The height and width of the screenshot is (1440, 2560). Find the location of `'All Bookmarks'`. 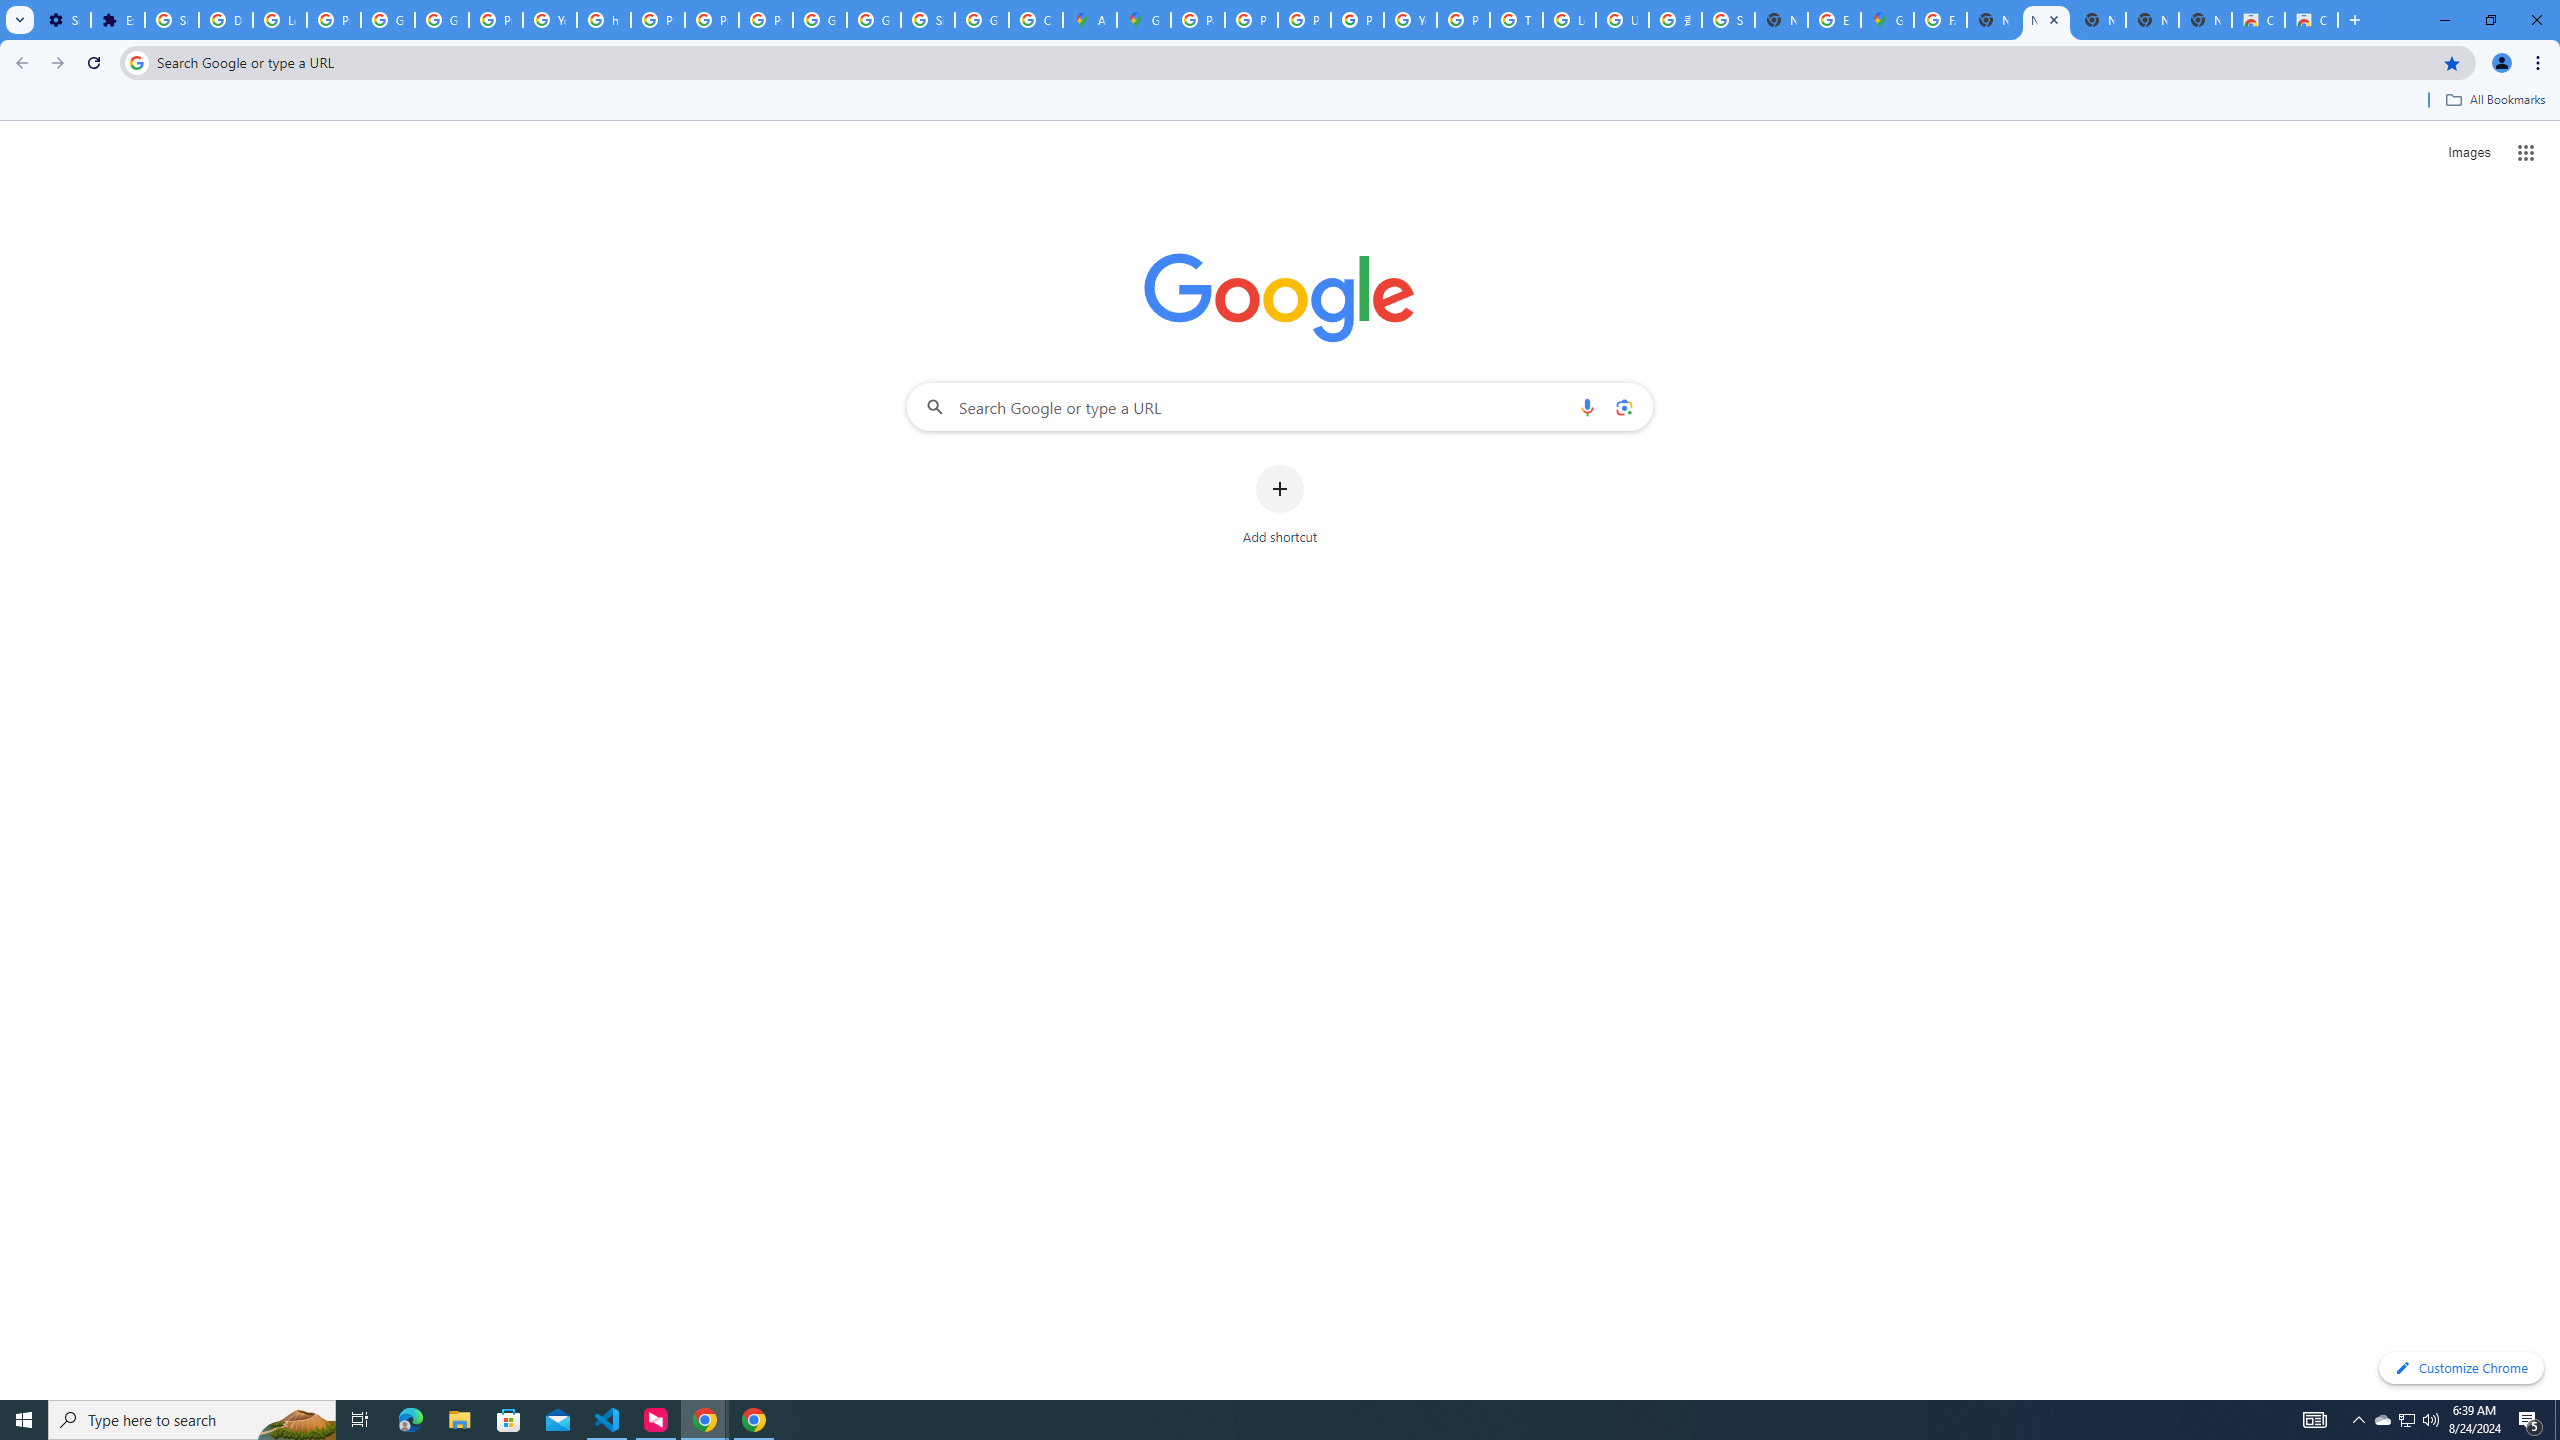

'All Bookmarks' is located at coordinates (2494, 99).